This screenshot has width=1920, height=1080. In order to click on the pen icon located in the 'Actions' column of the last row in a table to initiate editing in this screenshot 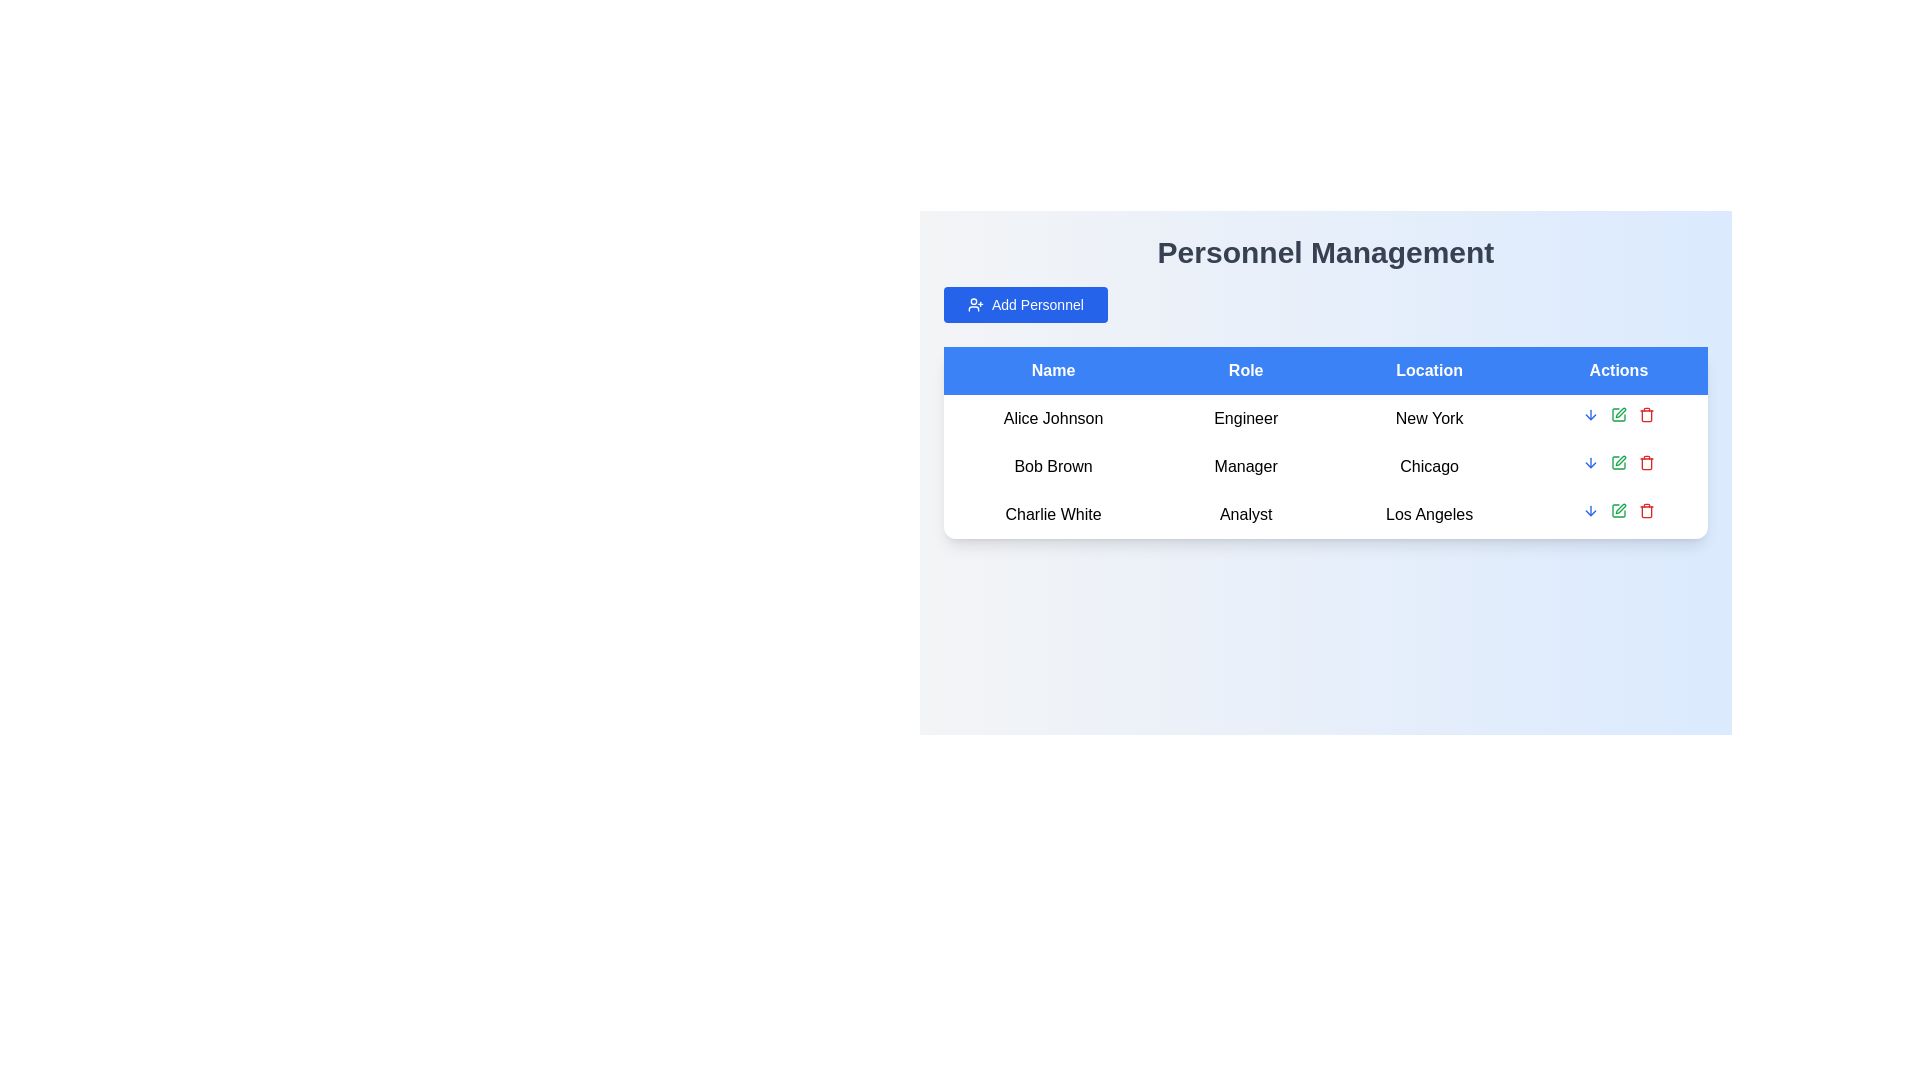, I will do `click(1620, 508)`.